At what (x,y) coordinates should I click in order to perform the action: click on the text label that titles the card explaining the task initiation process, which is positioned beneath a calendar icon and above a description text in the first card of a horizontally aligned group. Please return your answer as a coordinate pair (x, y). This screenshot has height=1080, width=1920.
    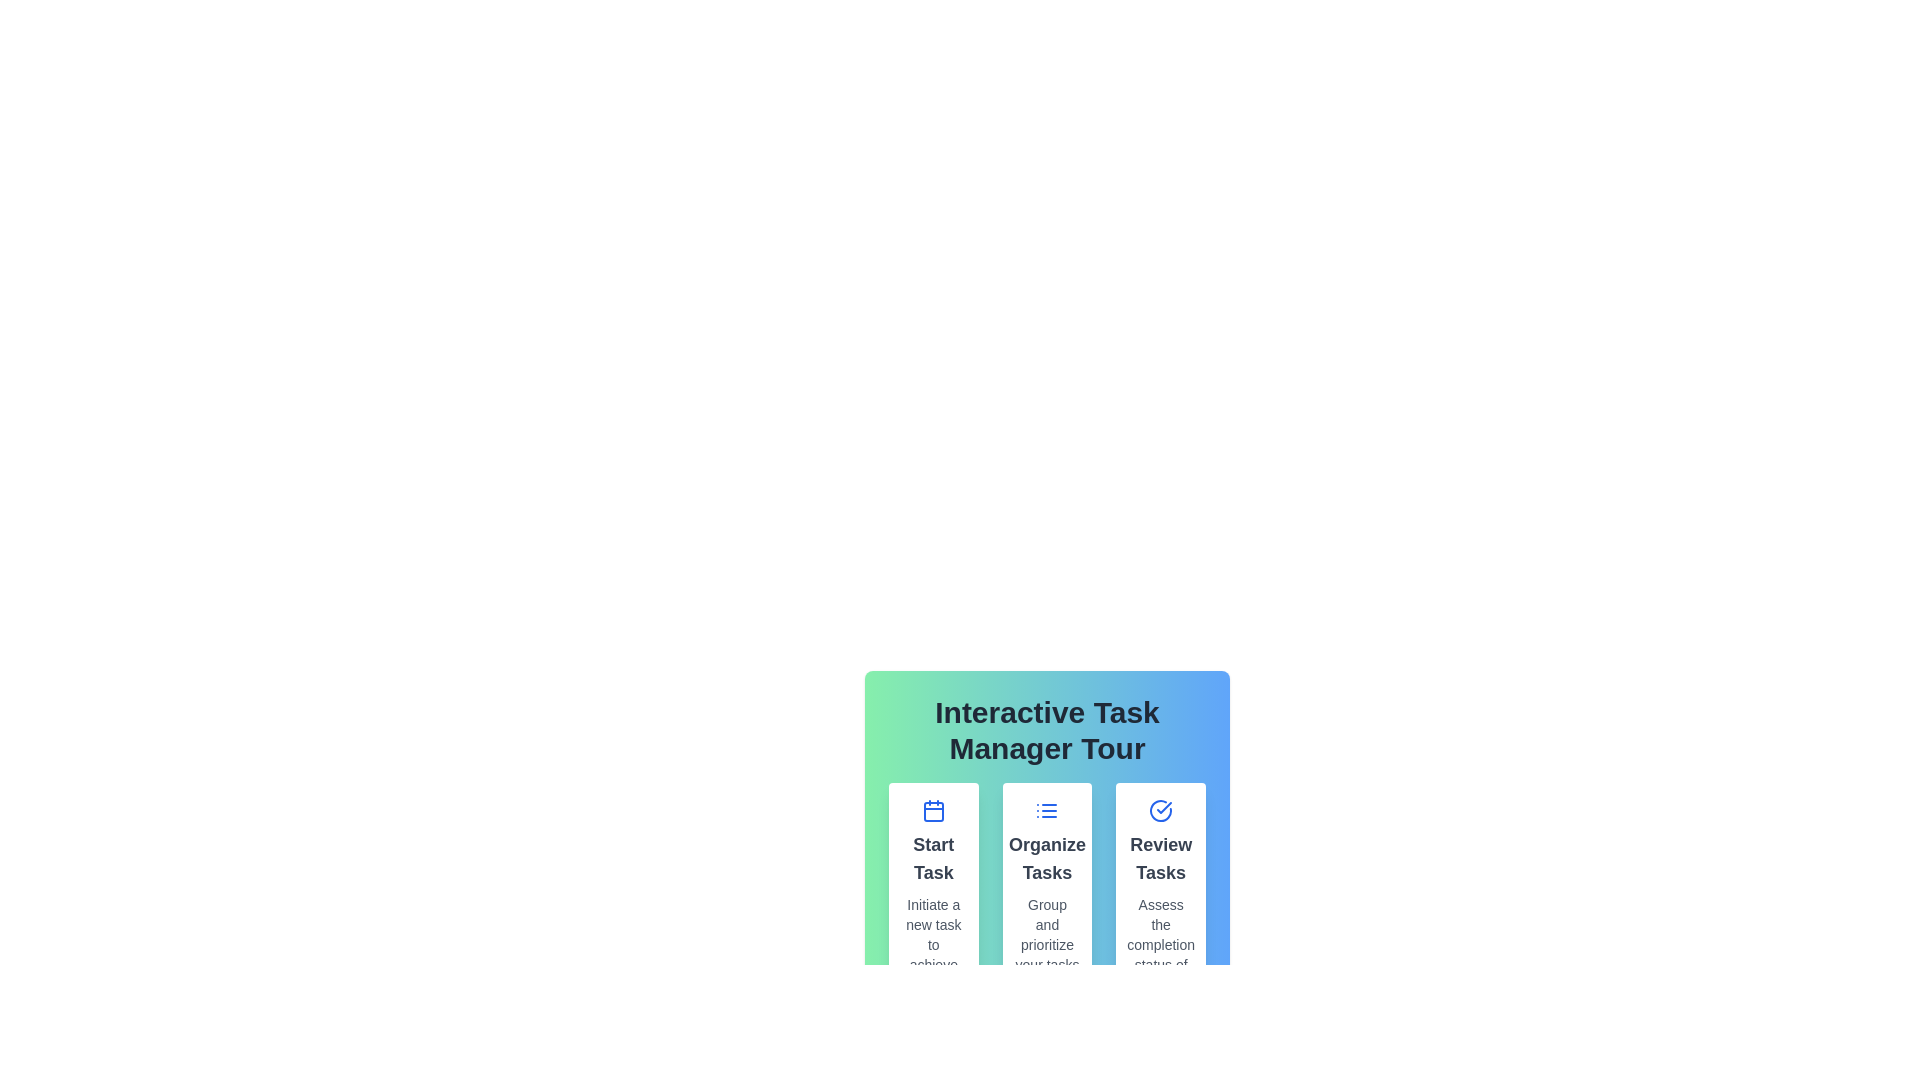
    Looking at the image, I should click on (932, 858).